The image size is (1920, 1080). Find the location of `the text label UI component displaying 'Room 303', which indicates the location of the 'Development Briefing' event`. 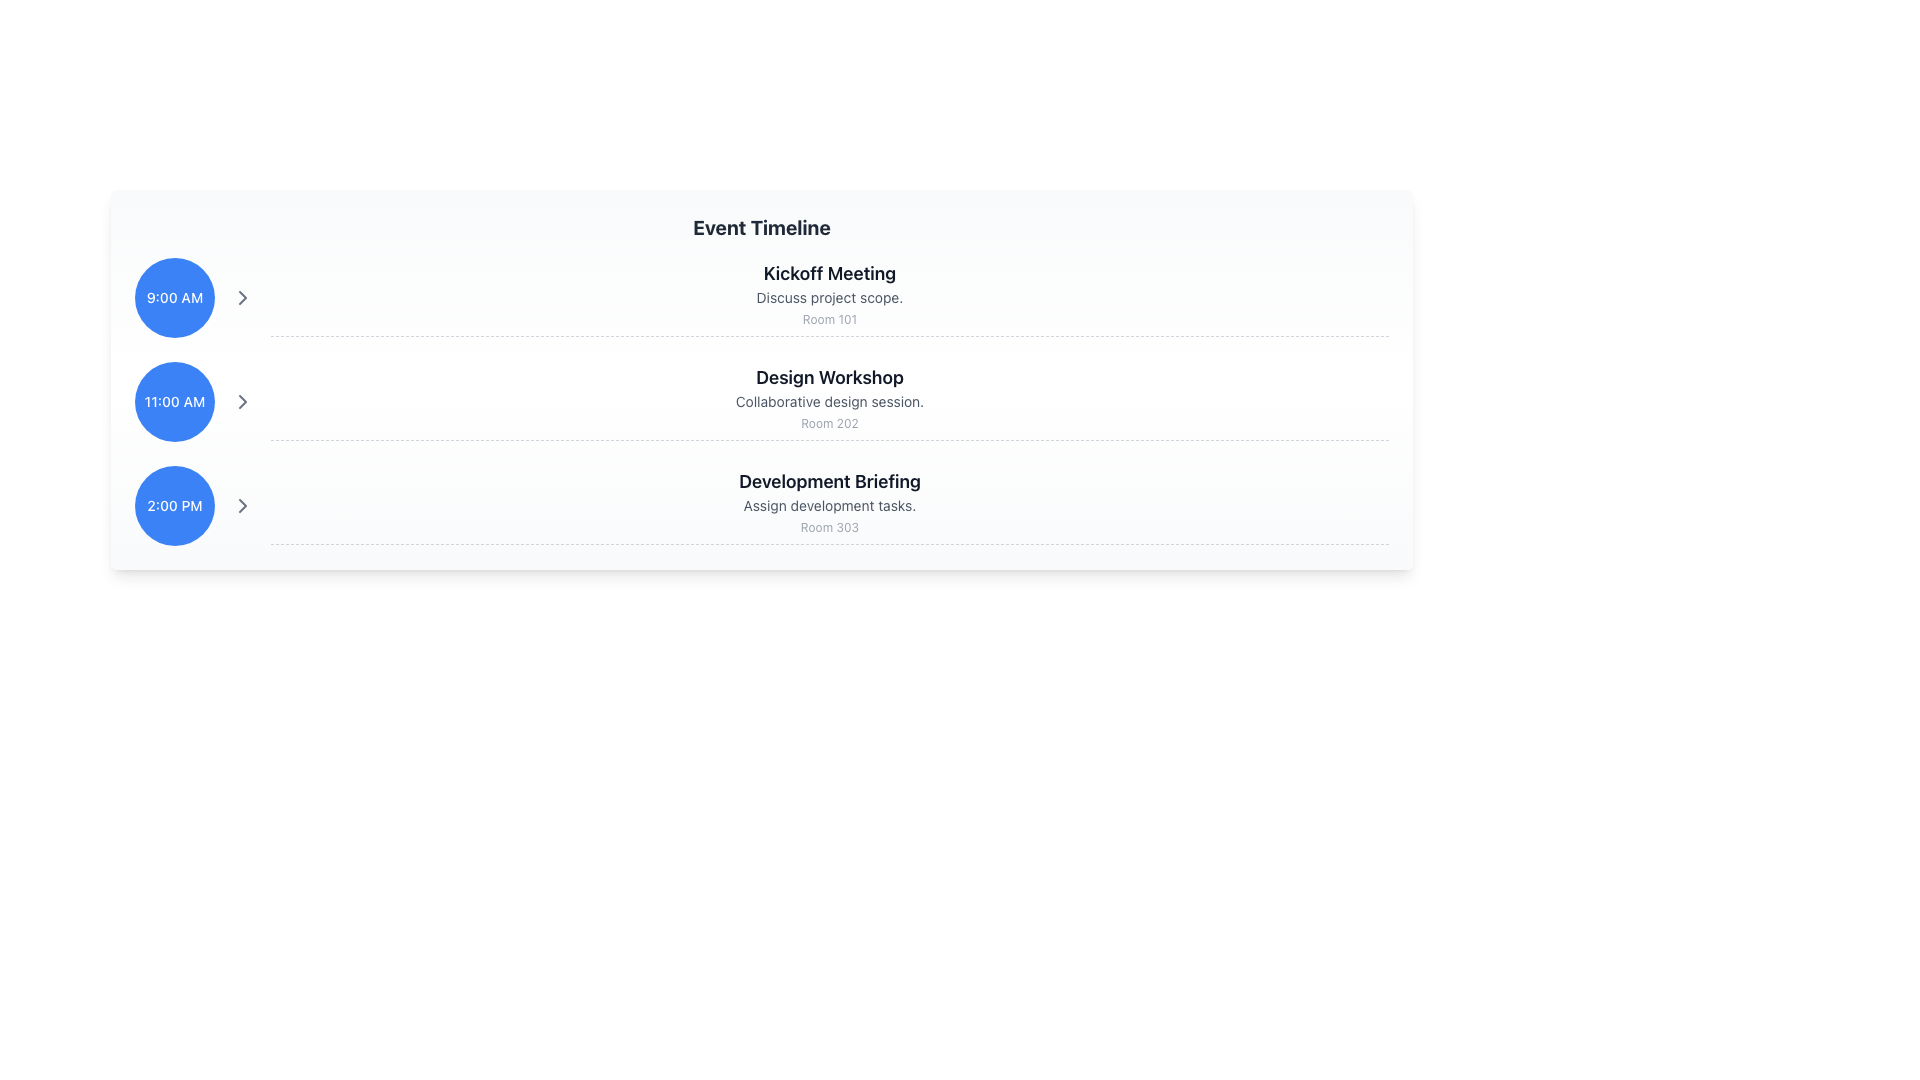

the text label UI component displaying 'Room 303', which indicates the location of the 'Development Briefing' event is located at coordinates (830, 526).